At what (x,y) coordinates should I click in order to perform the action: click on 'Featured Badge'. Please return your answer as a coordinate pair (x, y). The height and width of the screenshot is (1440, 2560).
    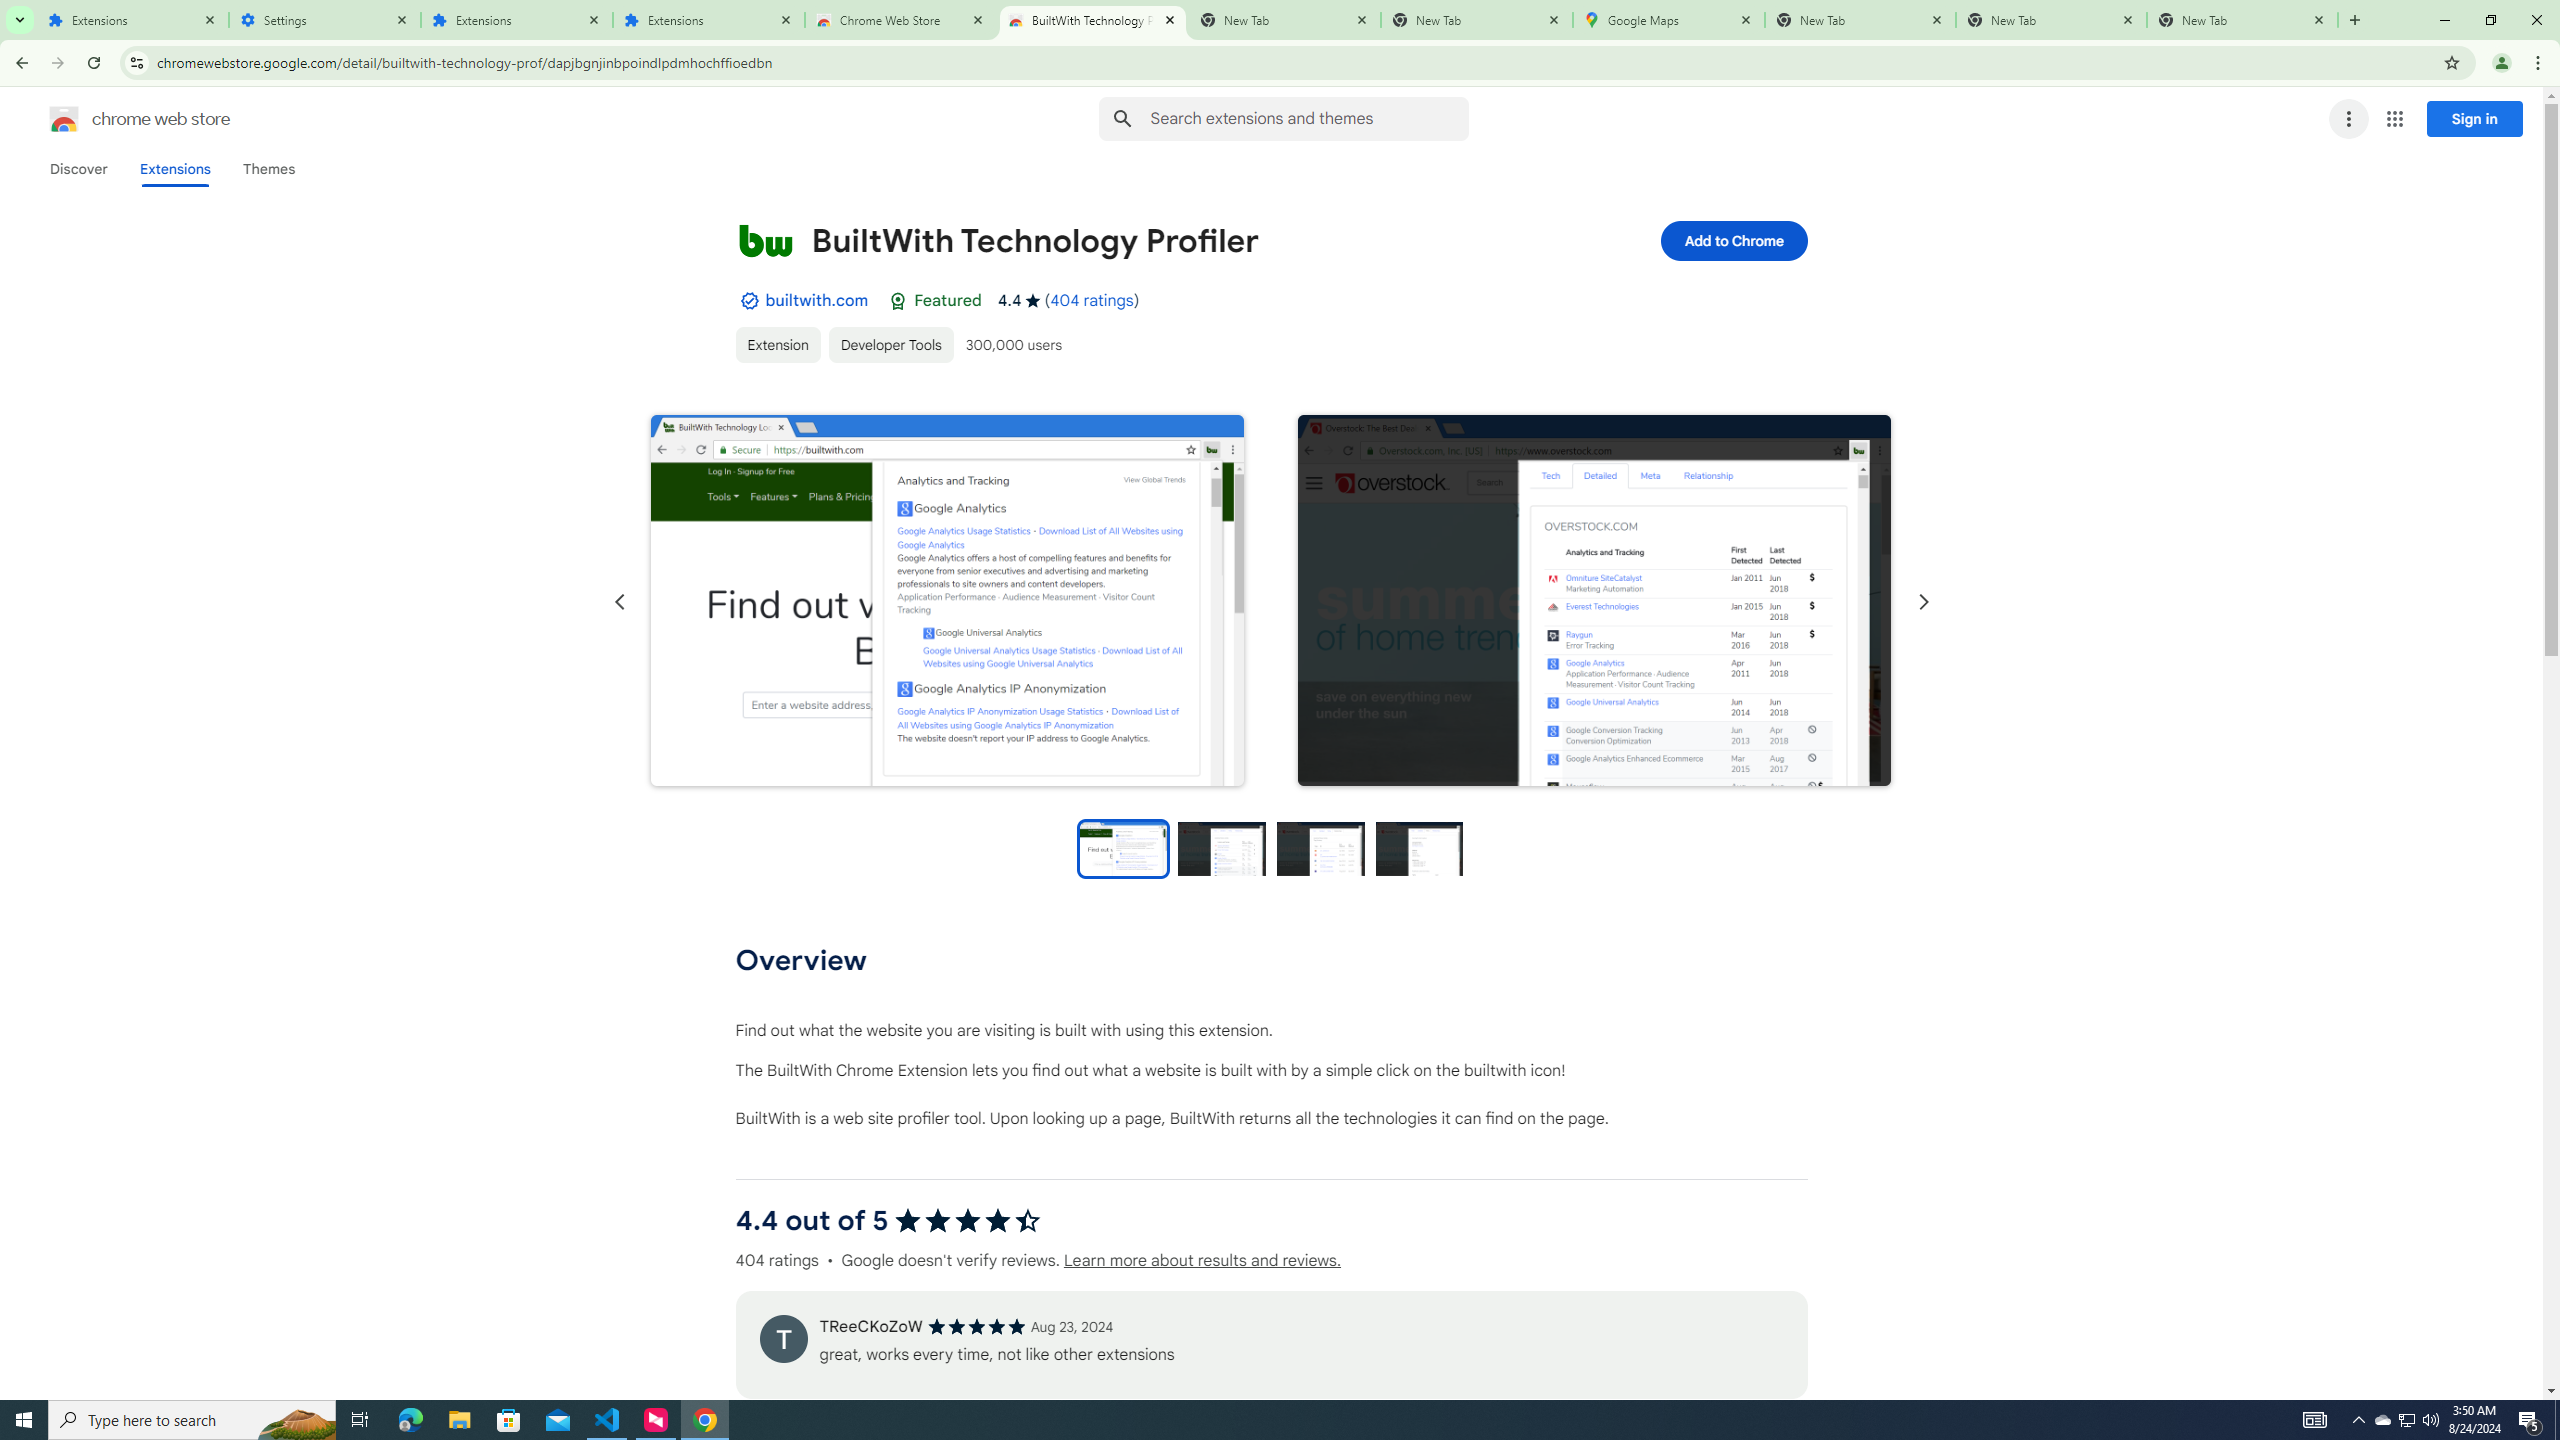
    Looking at the image, I should click on (897, 299).